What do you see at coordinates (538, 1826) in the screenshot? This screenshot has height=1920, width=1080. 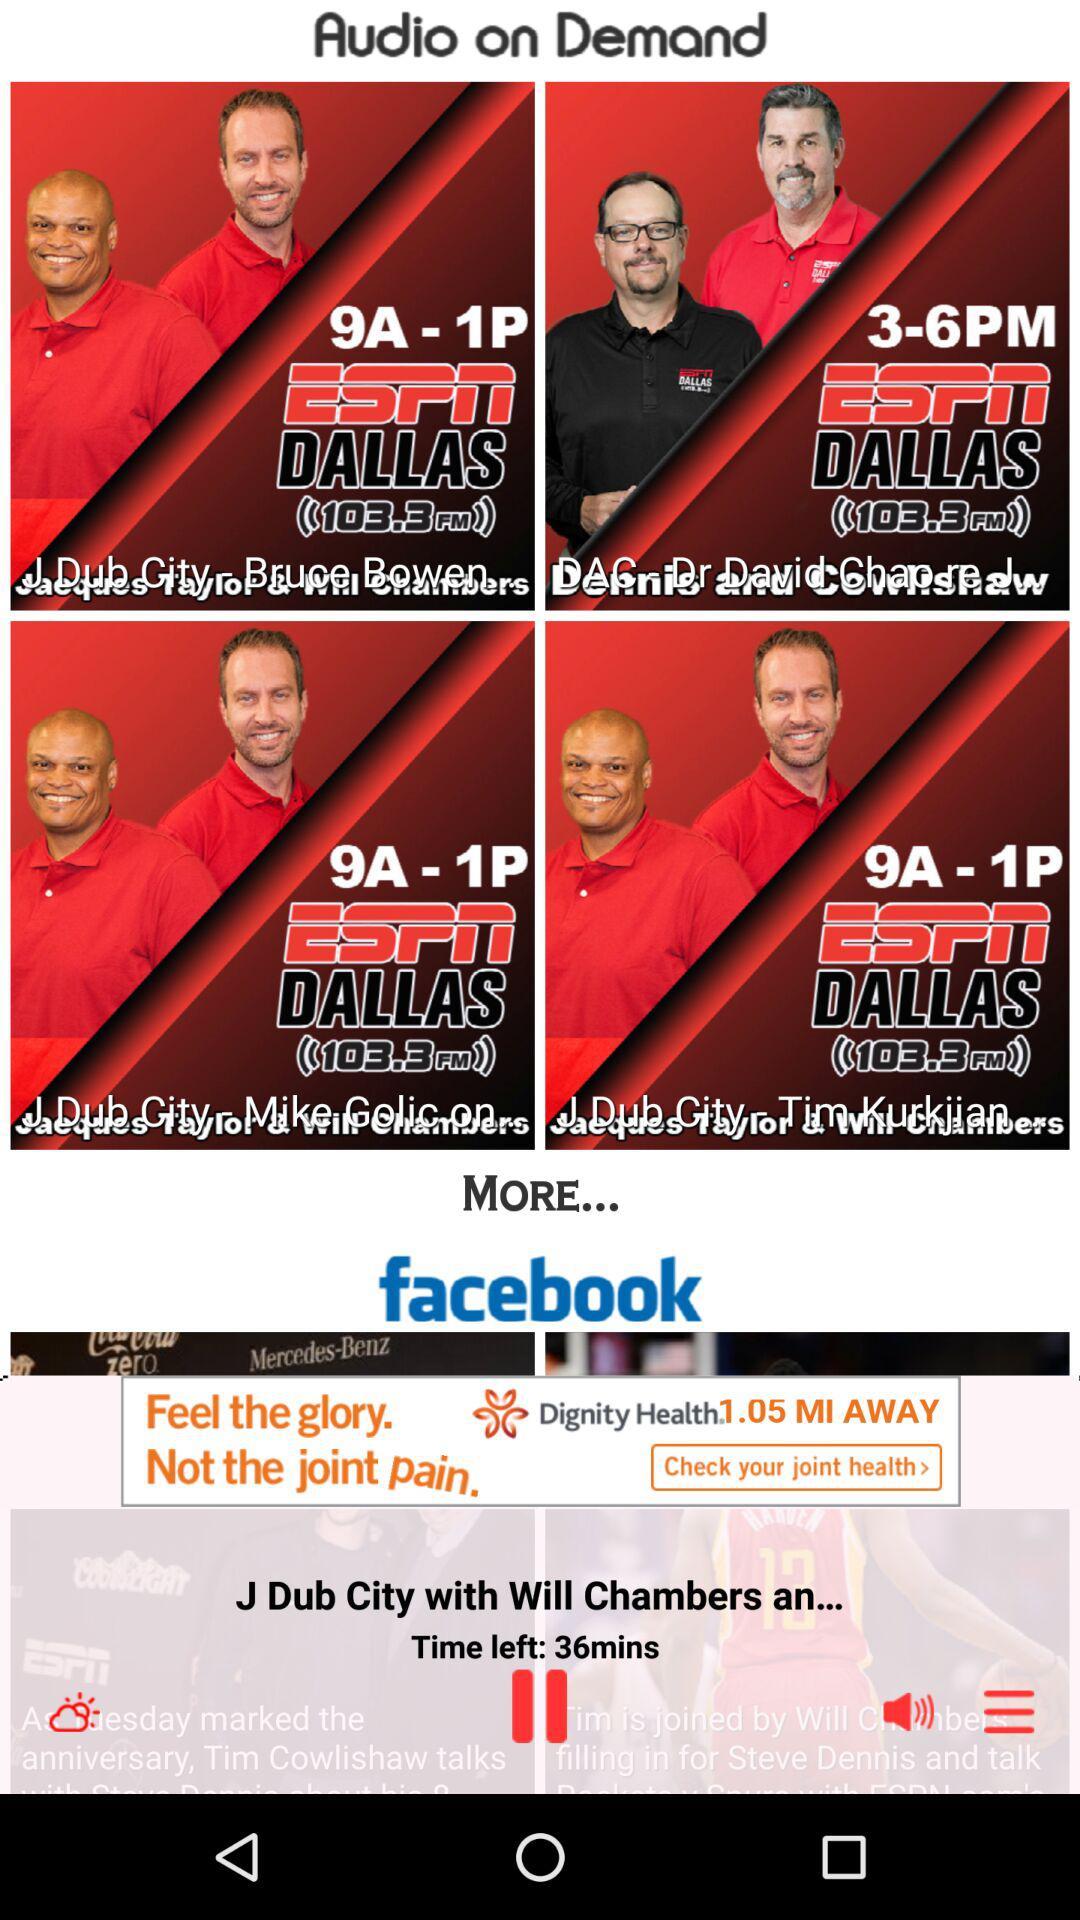 I see `the pause icon` at bounding box center [538, 1826].